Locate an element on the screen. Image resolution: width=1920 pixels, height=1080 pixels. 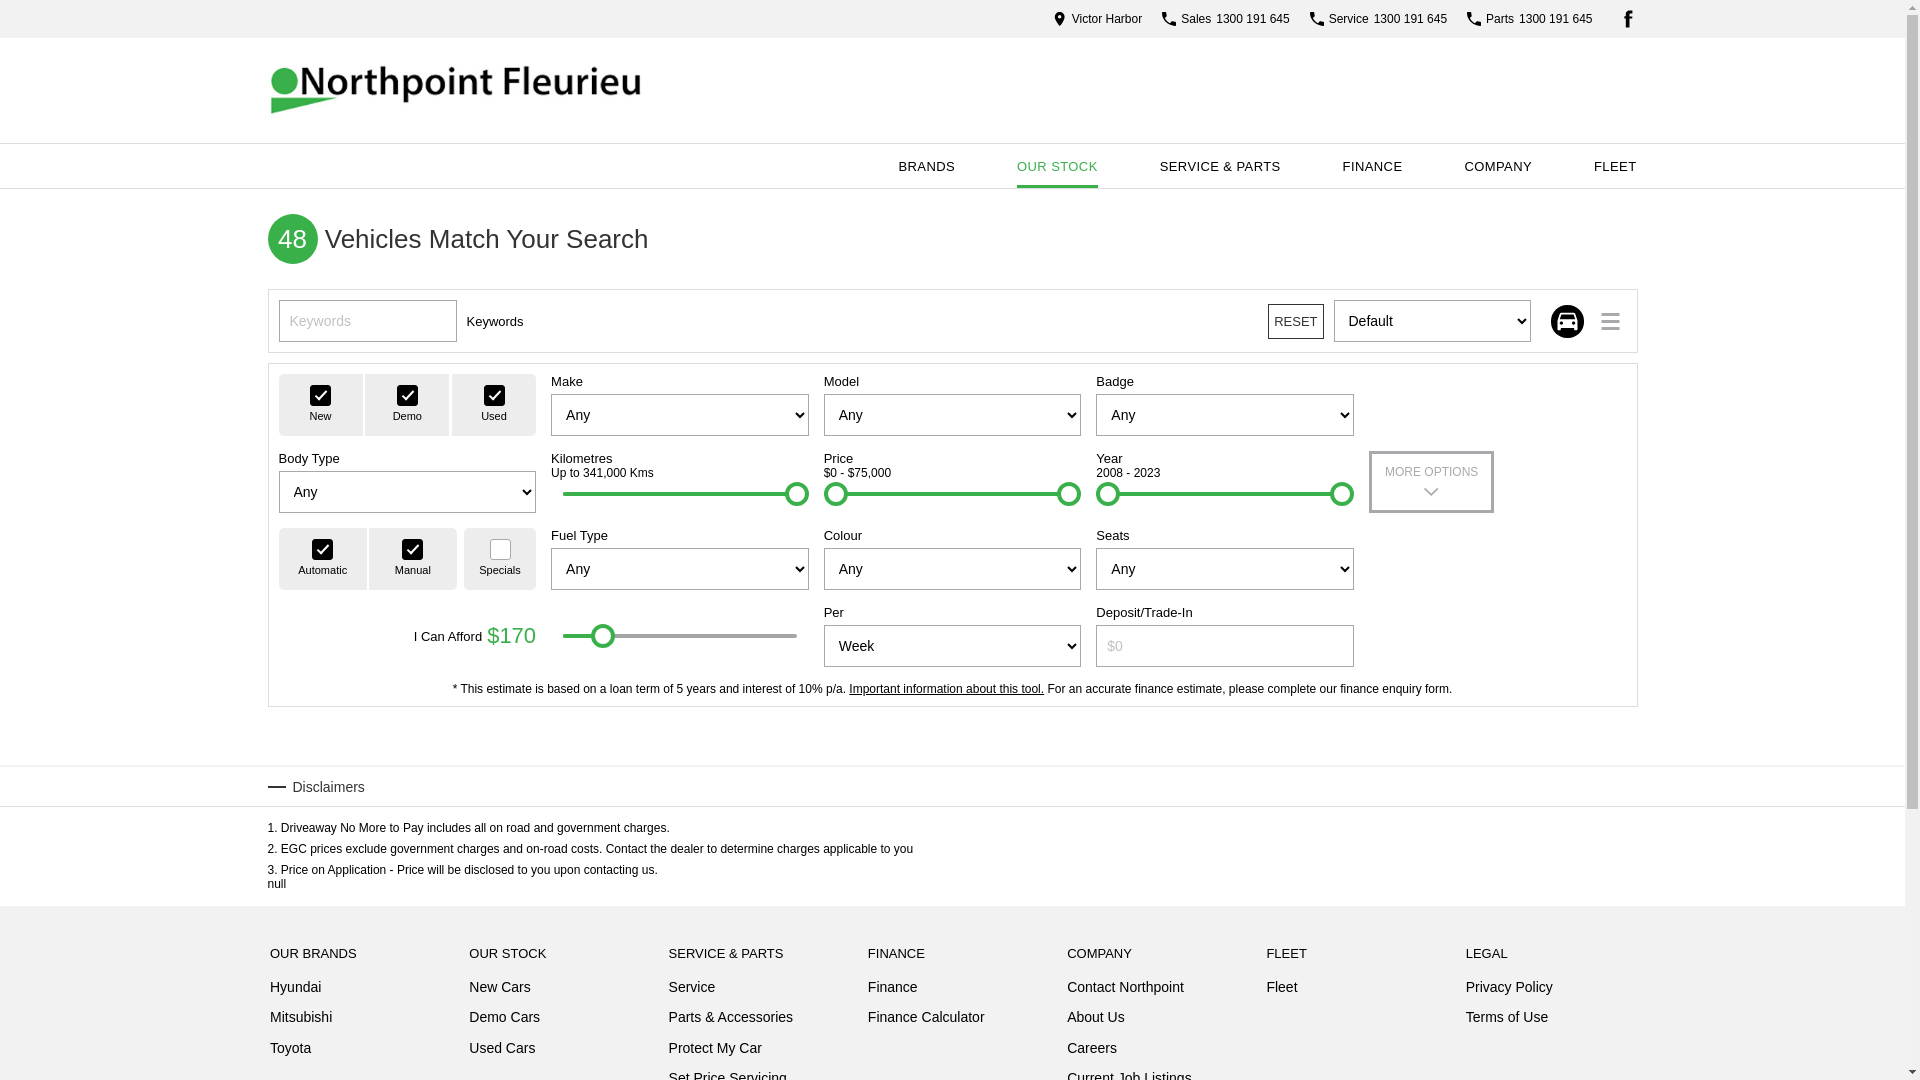
'Finance Calculator' is located at coordinates (868, 1017).